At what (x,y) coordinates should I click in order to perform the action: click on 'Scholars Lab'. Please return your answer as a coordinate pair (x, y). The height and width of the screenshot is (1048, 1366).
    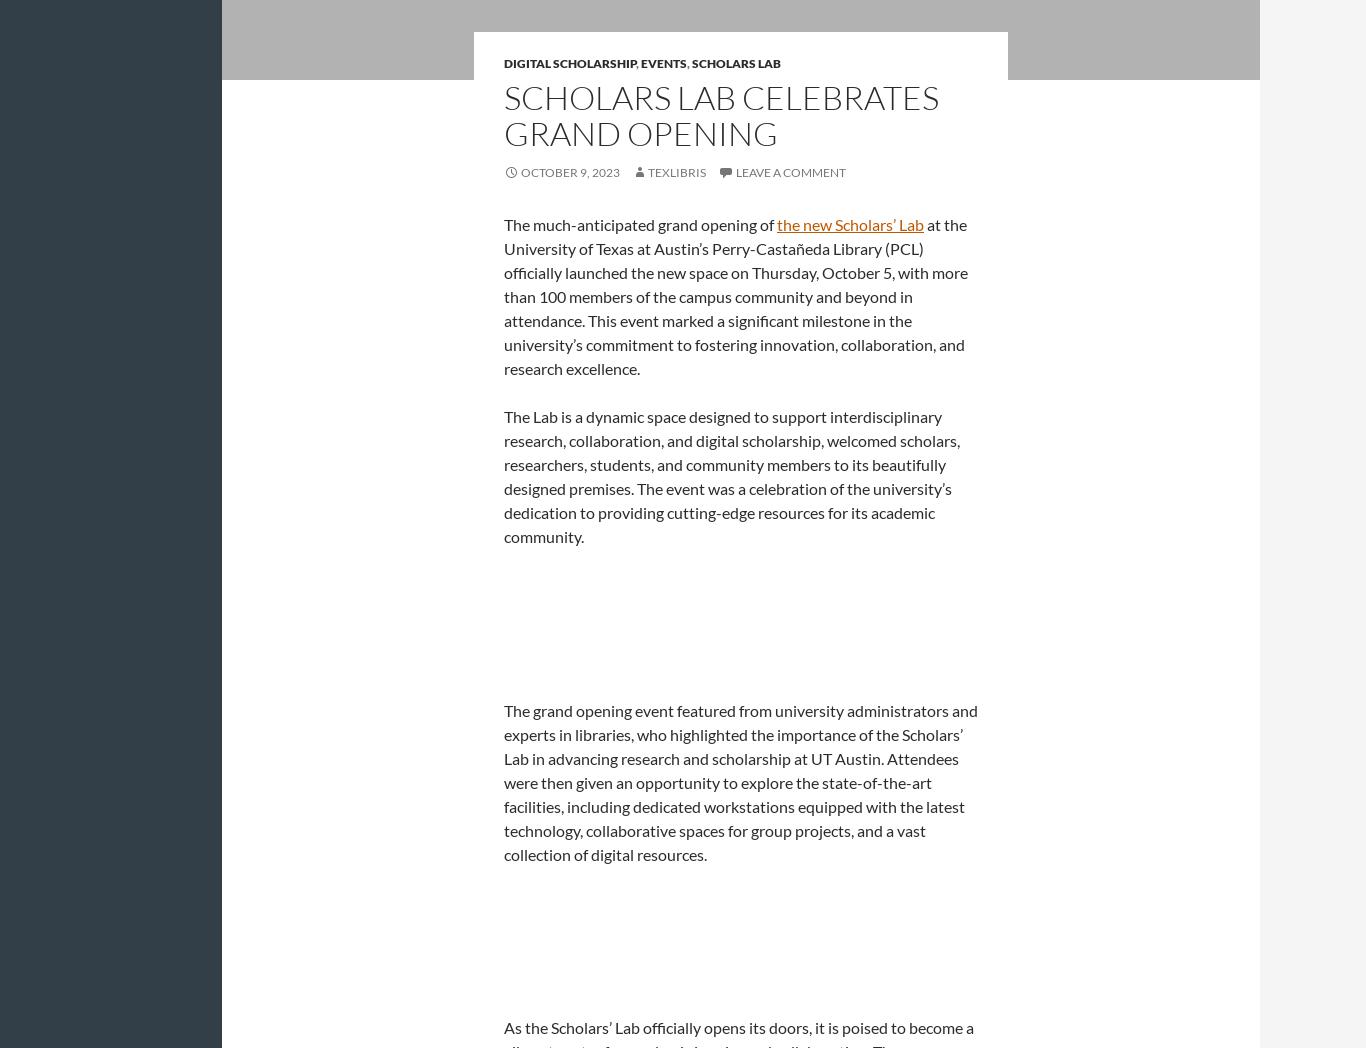
    Looking at the image, I should click on (736, 62).